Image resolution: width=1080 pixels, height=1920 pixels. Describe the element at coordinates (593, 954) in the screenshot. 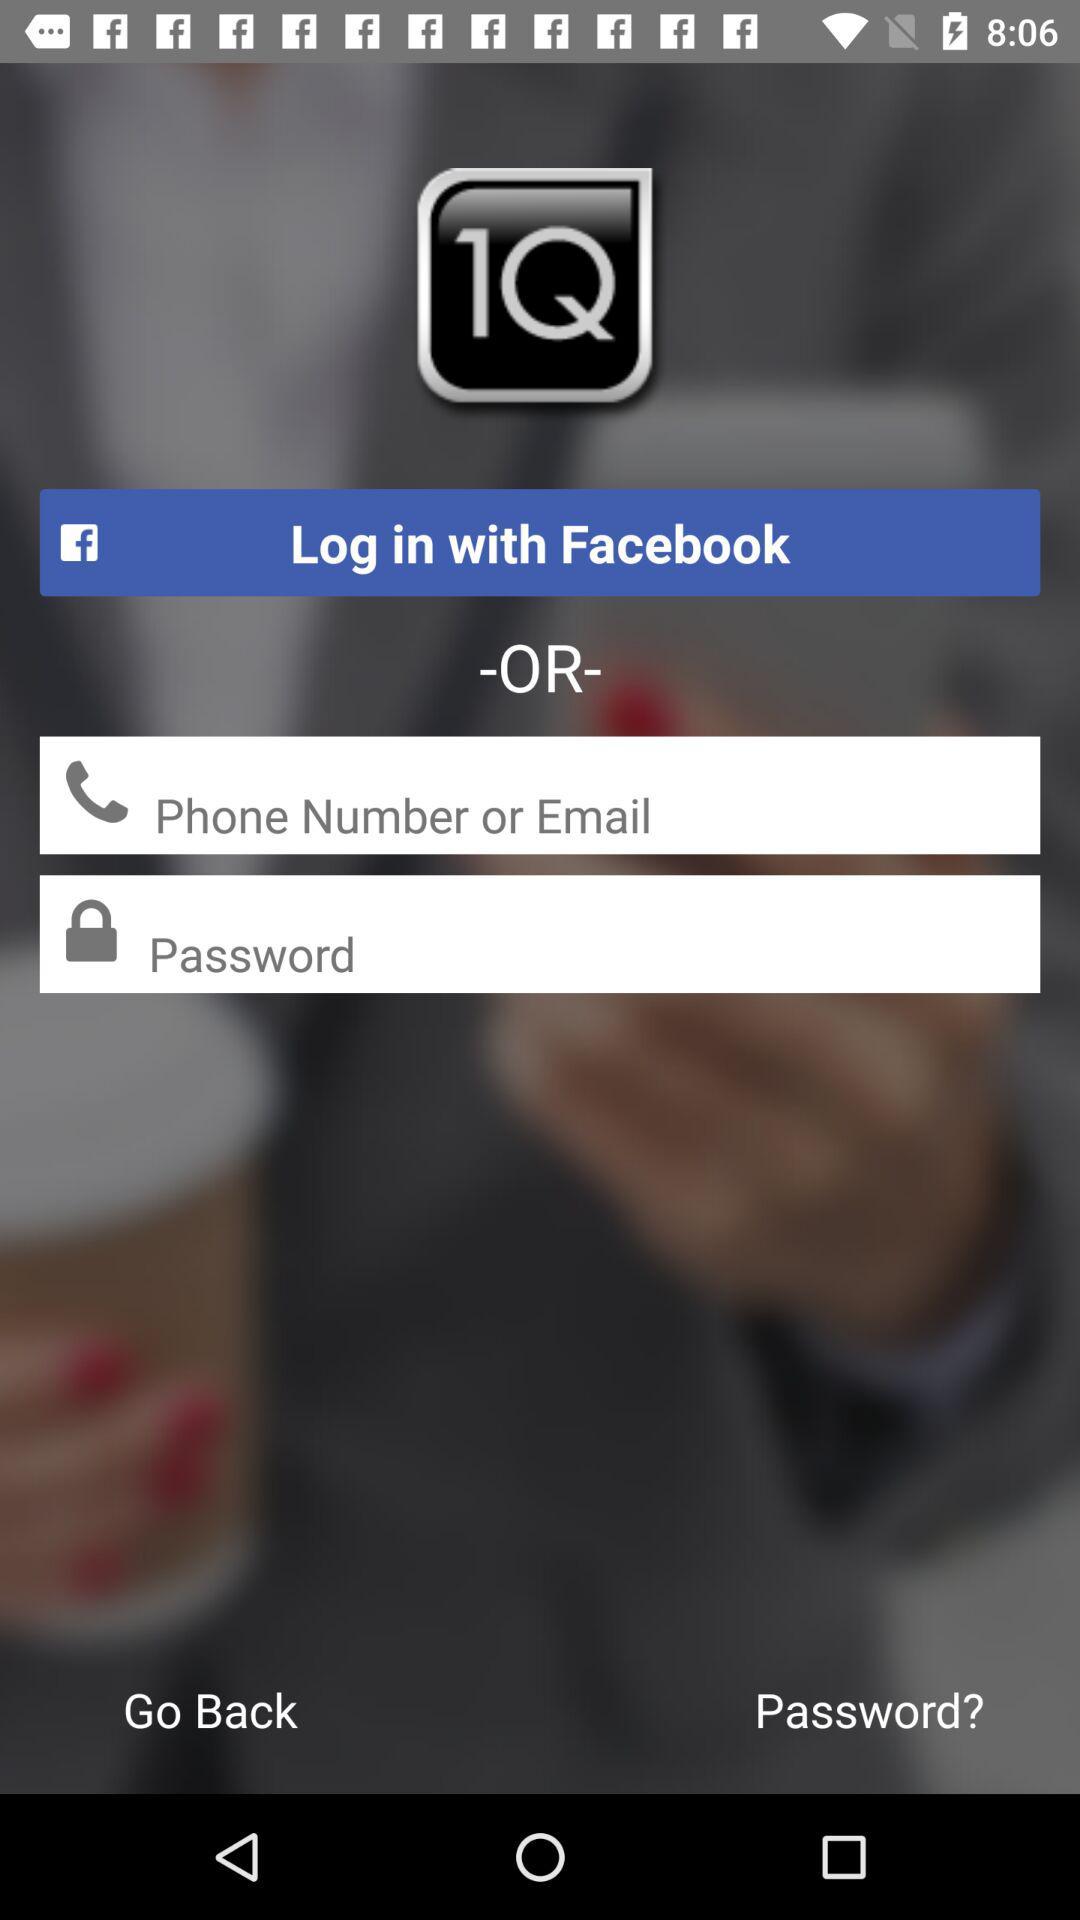

I see `password` at that location.